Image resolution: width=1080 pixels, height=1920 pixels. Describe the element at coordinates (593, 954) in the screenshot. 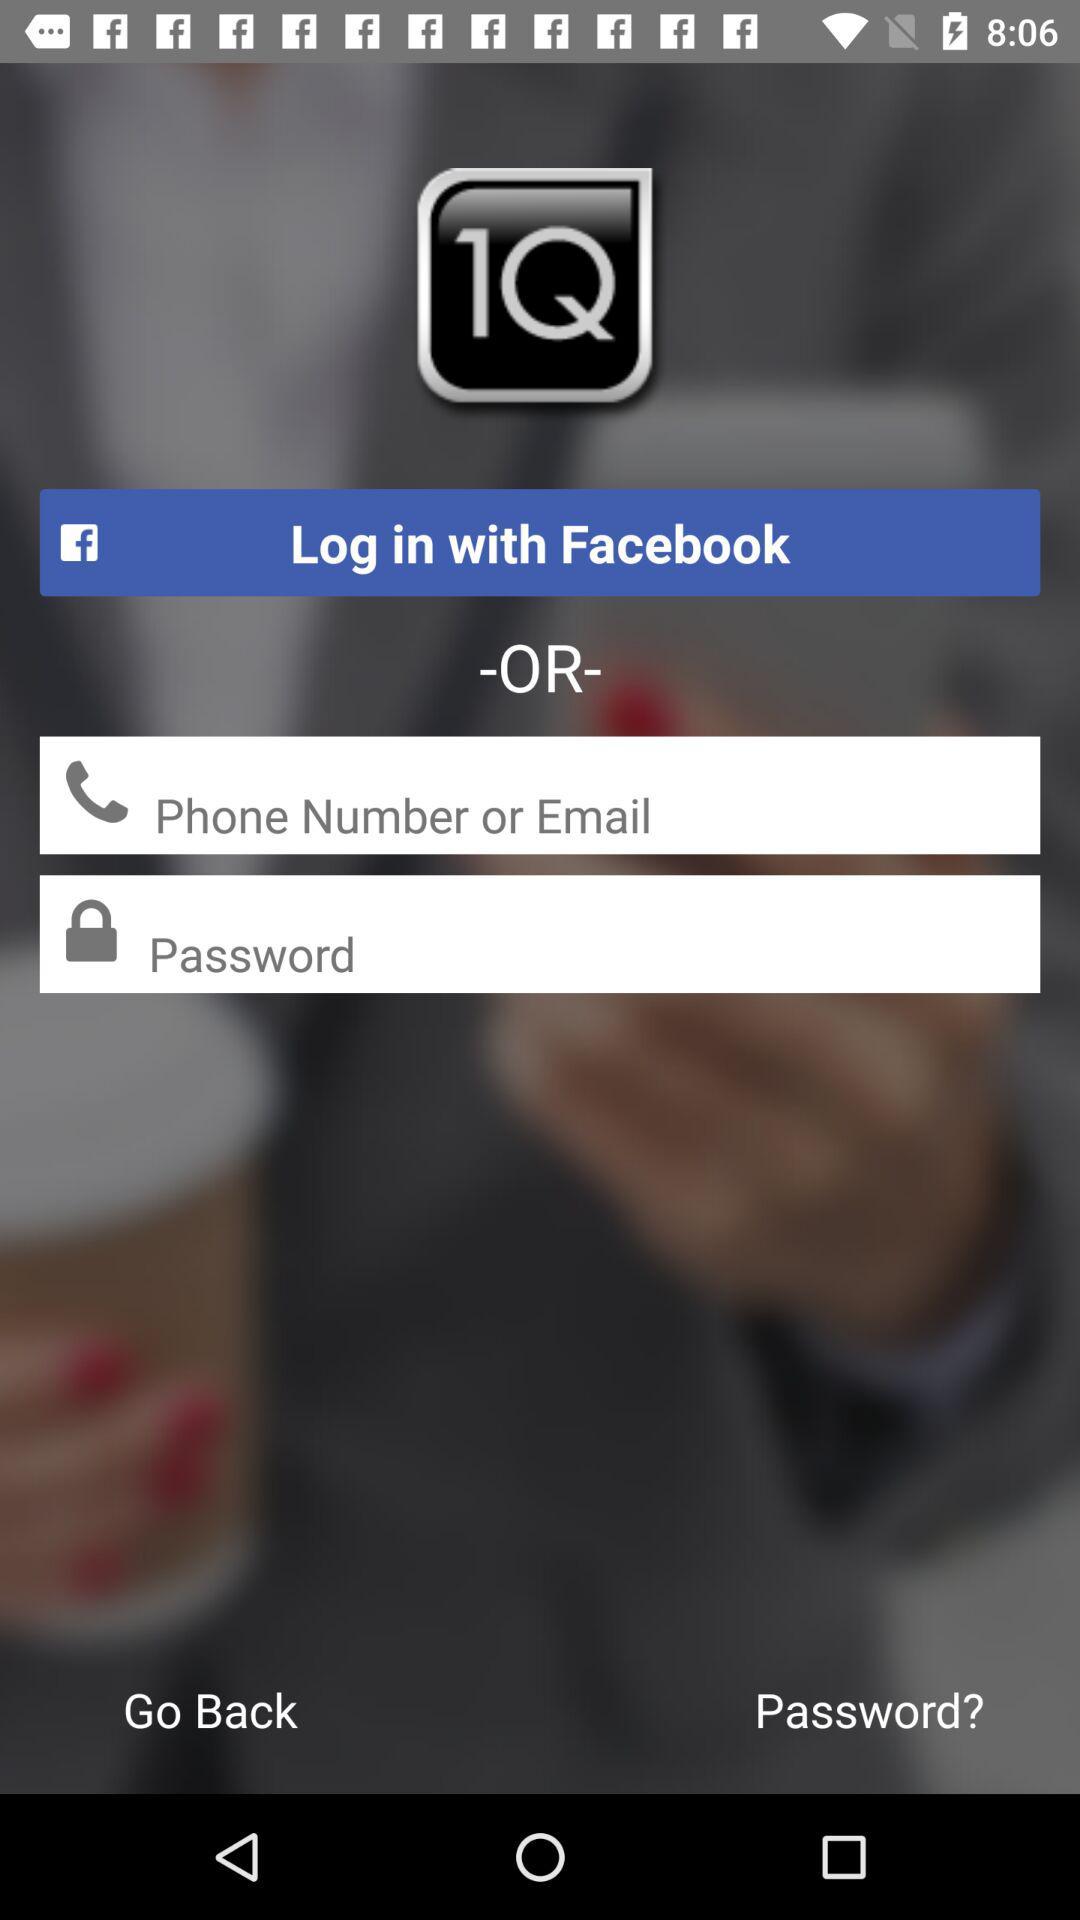

I see `password` at that location.